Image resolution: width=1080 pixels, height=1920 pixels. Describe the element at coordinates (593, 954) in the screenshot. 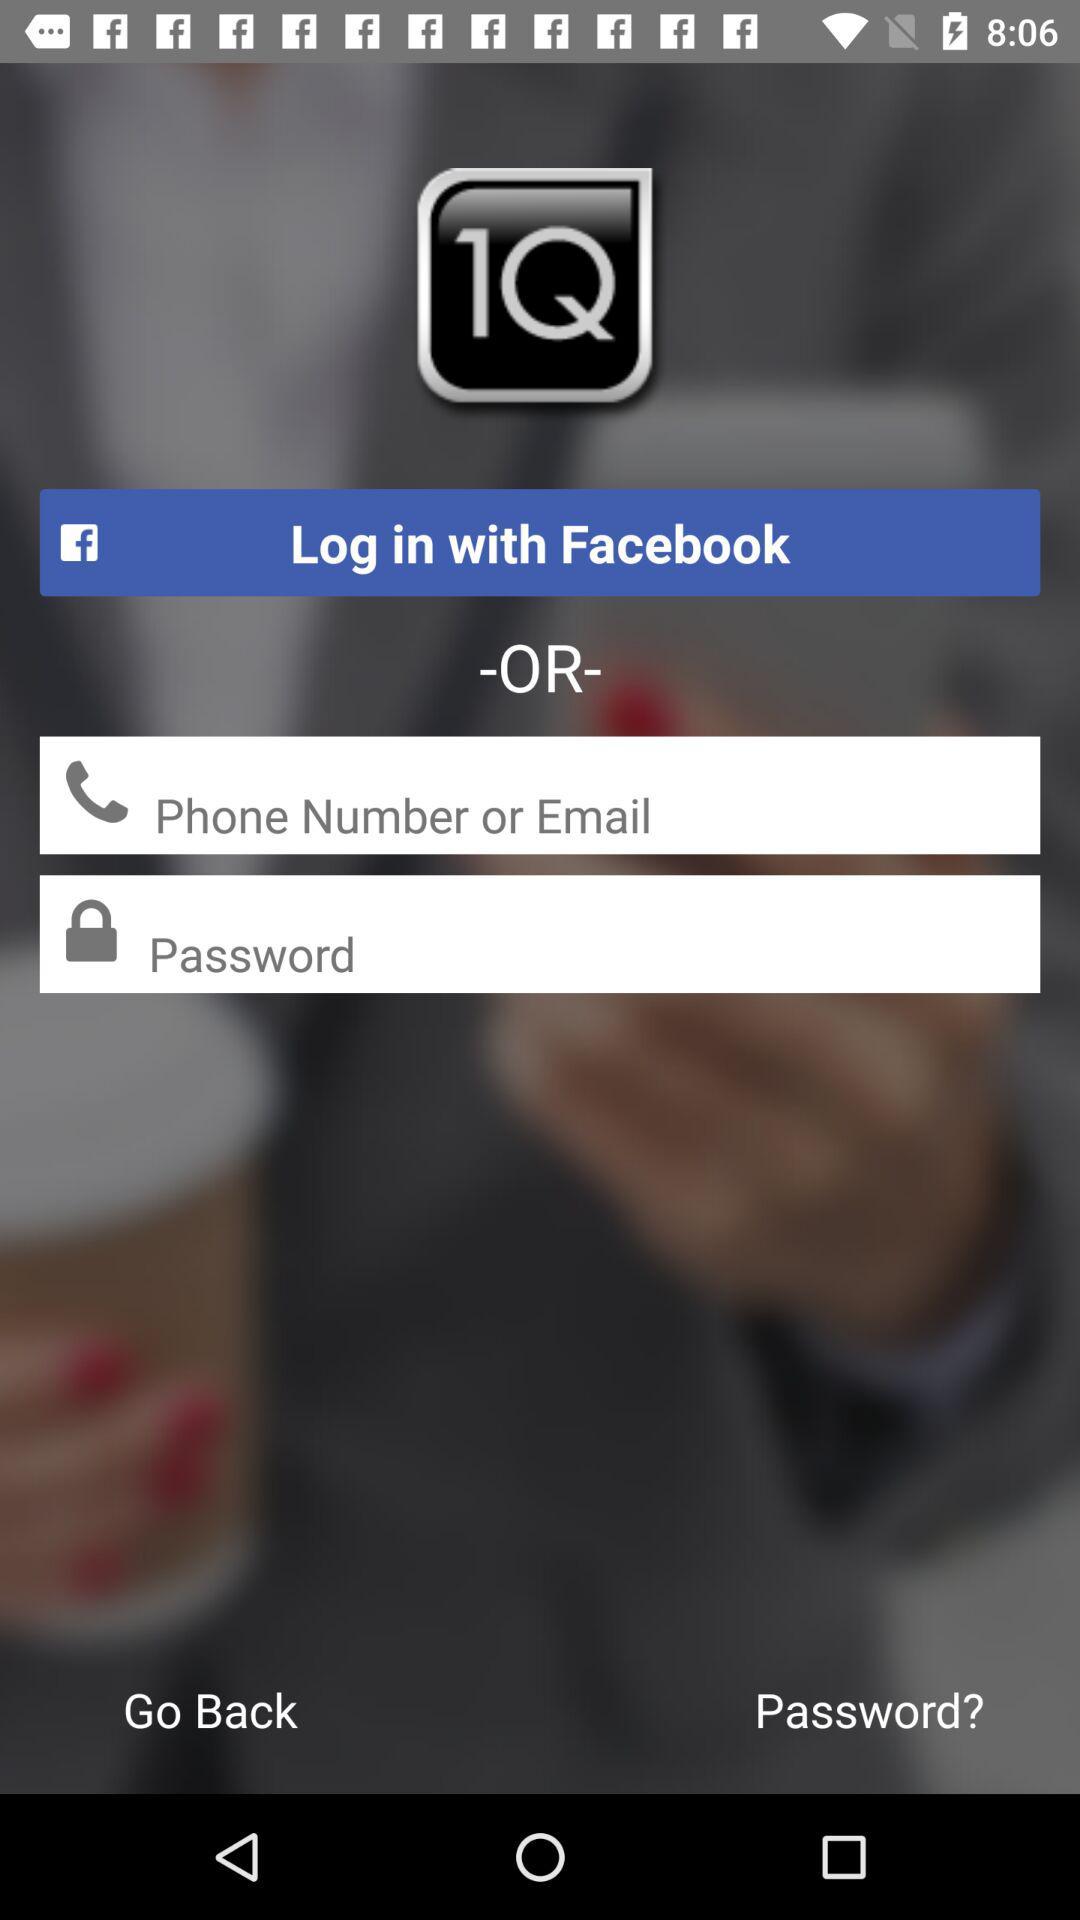

I see `password` at that location.